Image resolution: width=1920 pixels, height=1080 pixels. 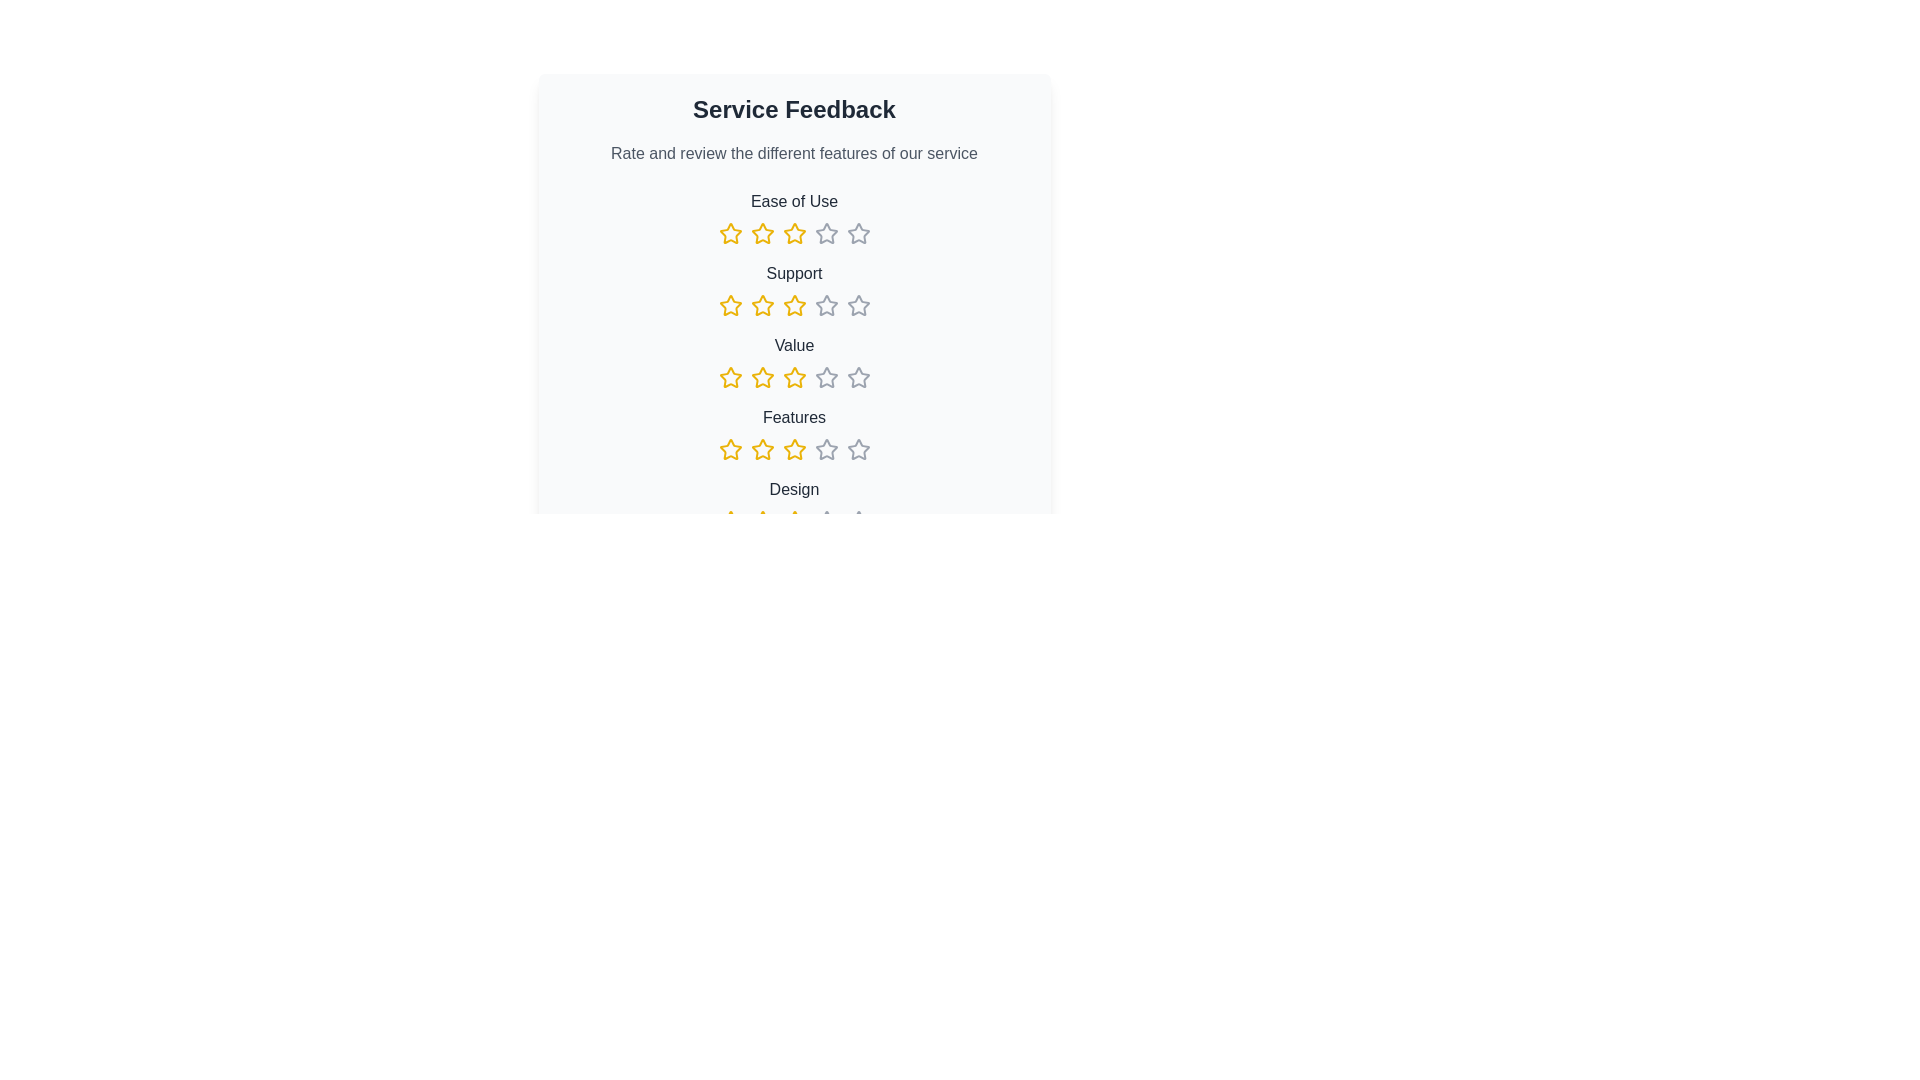 What do you see at coordinates (761, 520) in the screenshot?
I see `the highlighted yellow star icon in the Rating section of the feedback form` at bounding box center [761, 520].